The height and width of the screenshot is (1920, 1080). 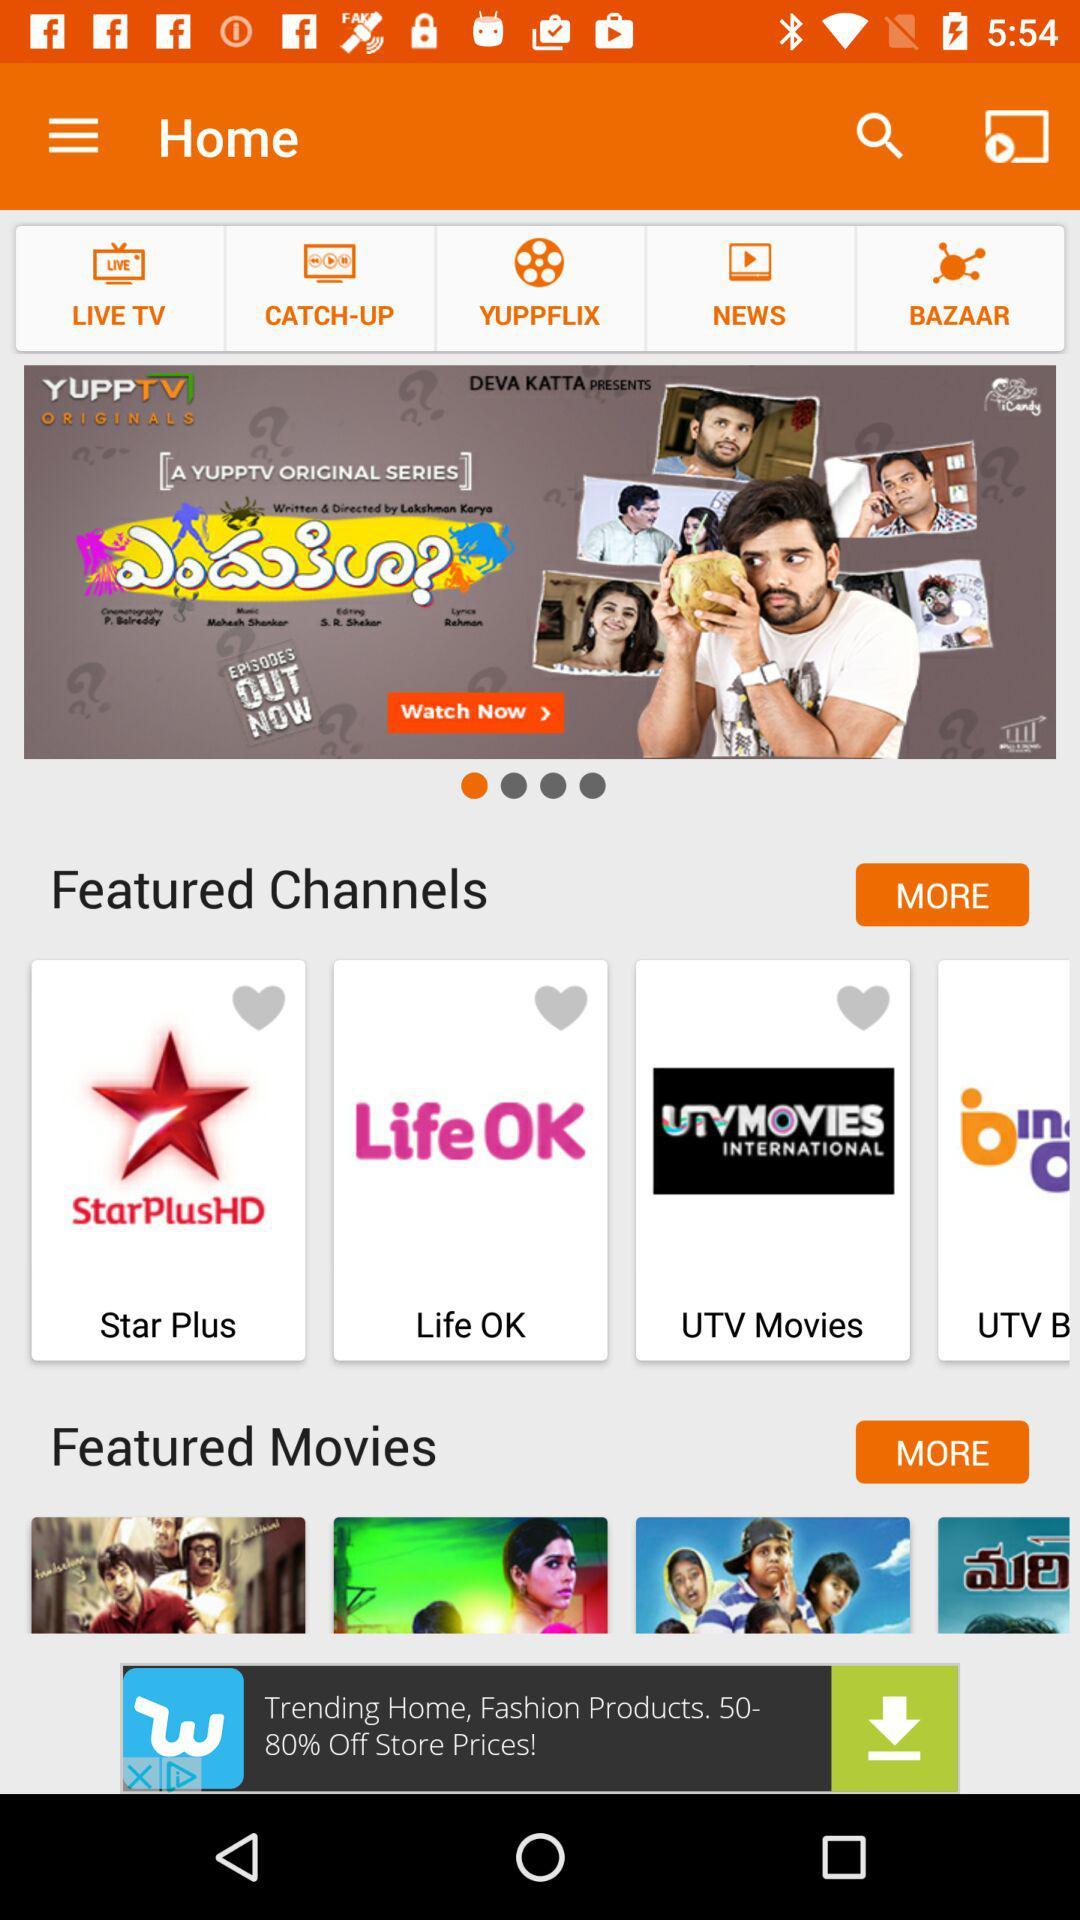 What do you see at coordinates (862, 1006) in the screenshot?
I see `like the option` at bounding box center [862, 1006].